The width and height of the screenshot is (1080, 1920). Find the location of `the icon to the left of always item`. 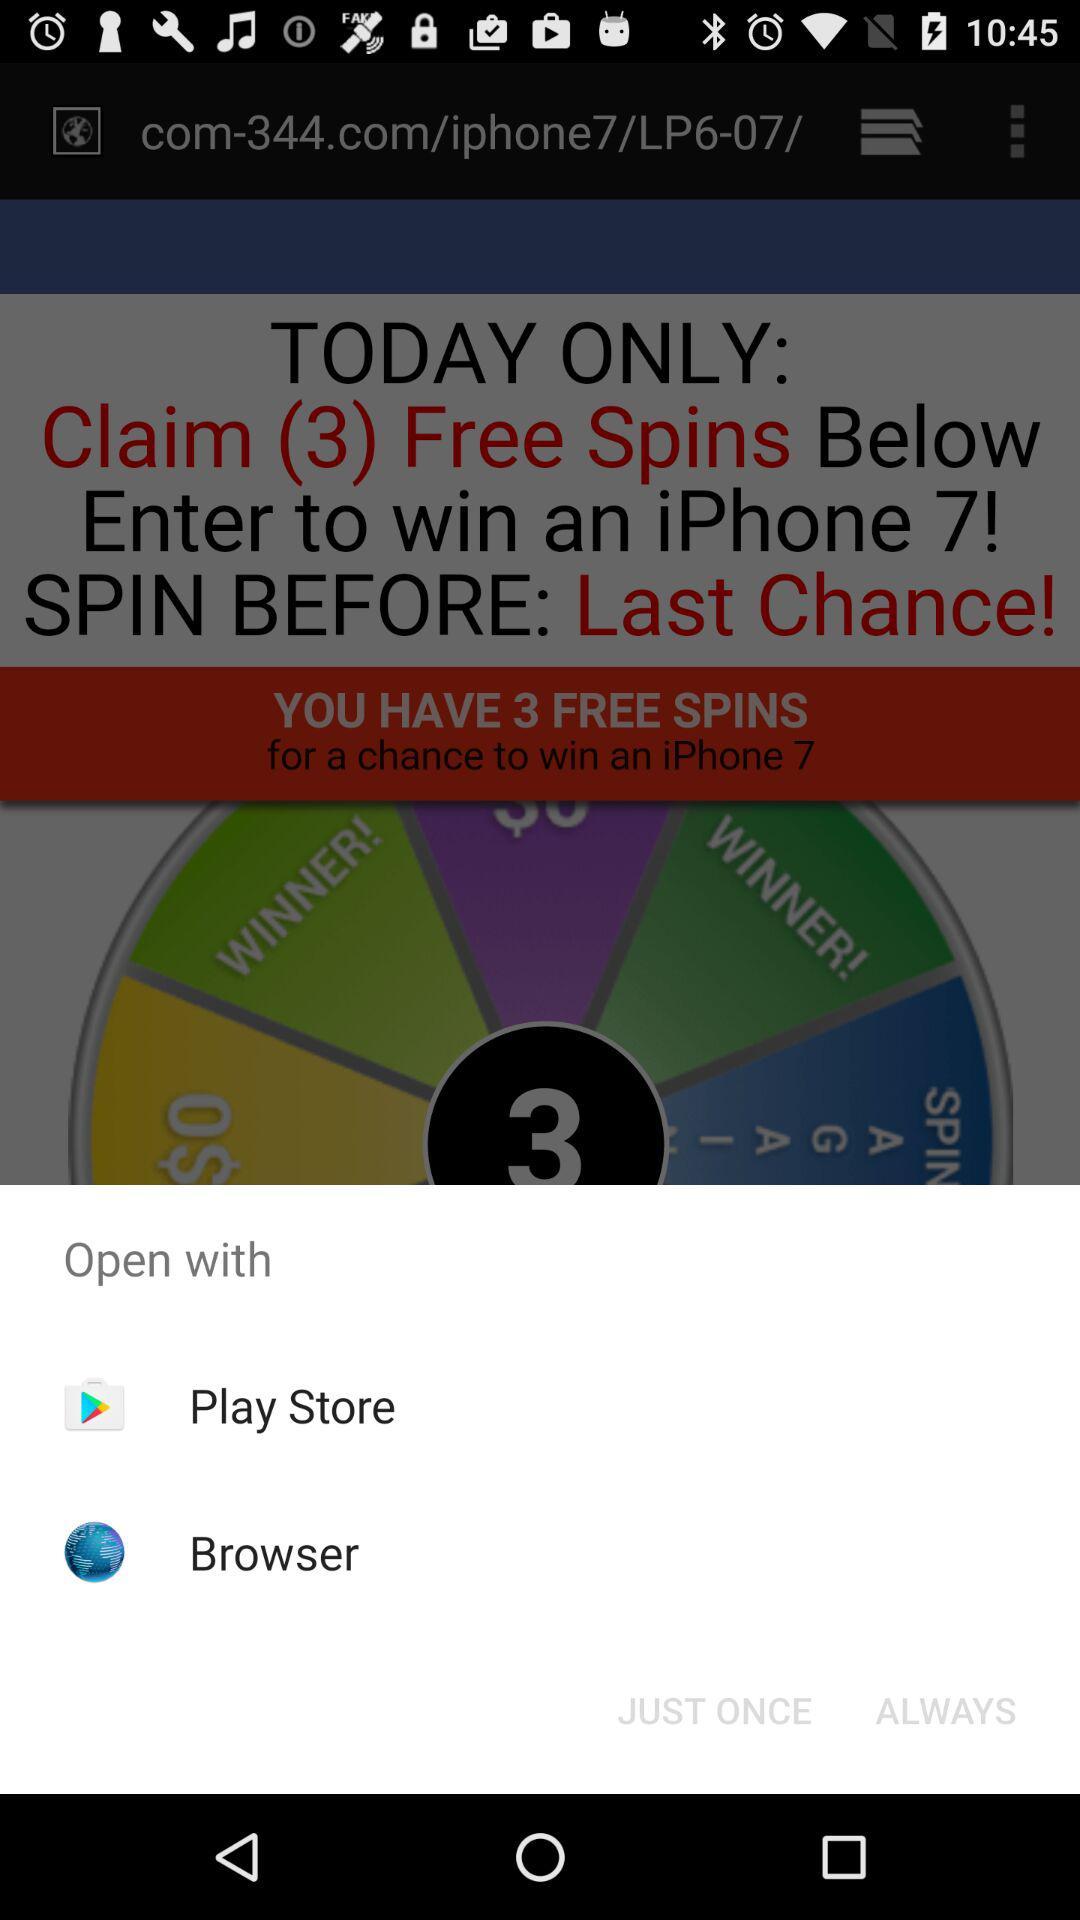

the icon to the left of always item is located at coordinates (713, 1708).